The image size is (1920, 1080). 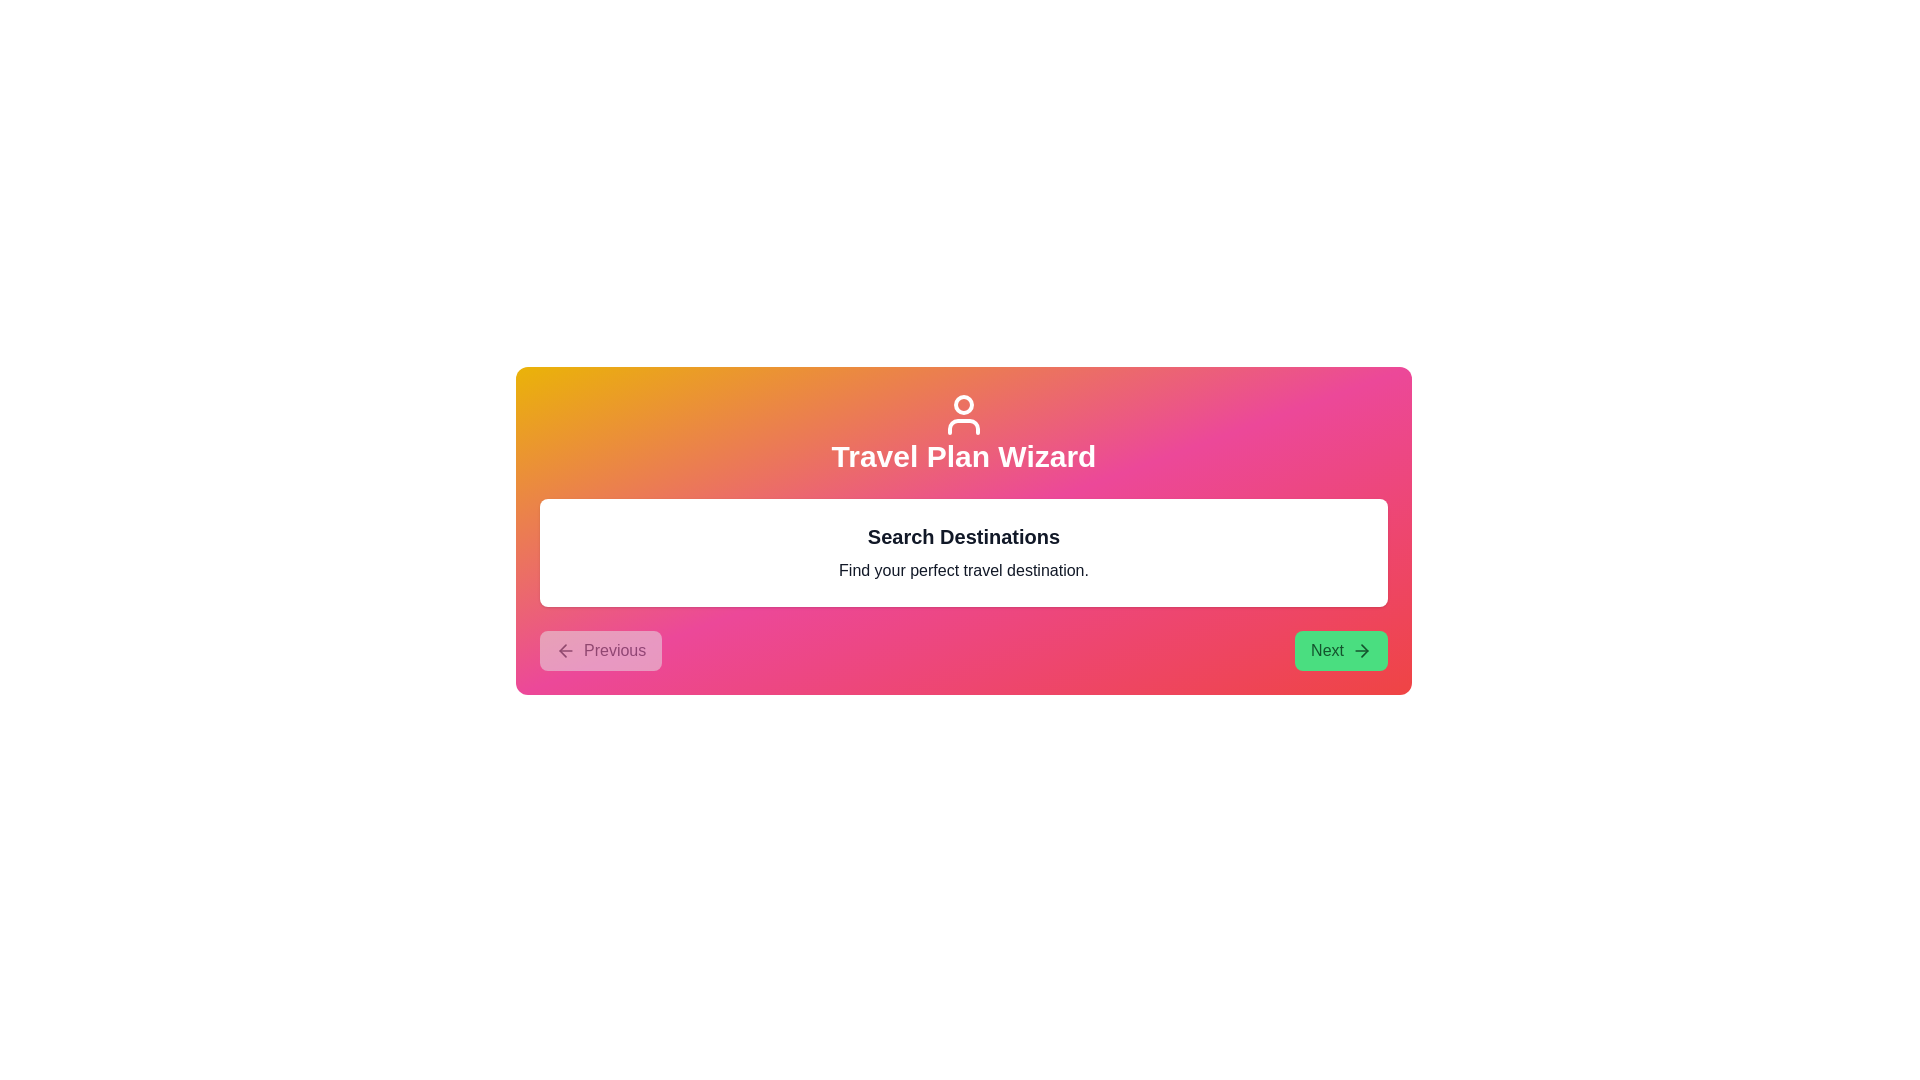 I want to click on the leftward arrow graphic element that is part of the 'Previous' button located at the left side of the lower panel, so click(x=562, y=651).